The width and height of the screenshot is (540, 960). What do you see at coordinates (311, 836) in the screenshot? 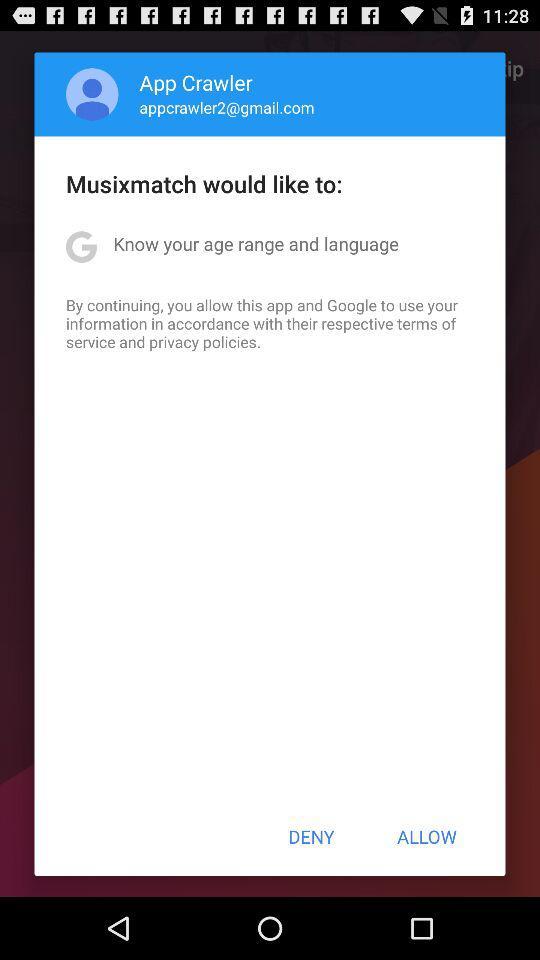
I see `the item to the left of allow item` at bounding box center [311, 836].